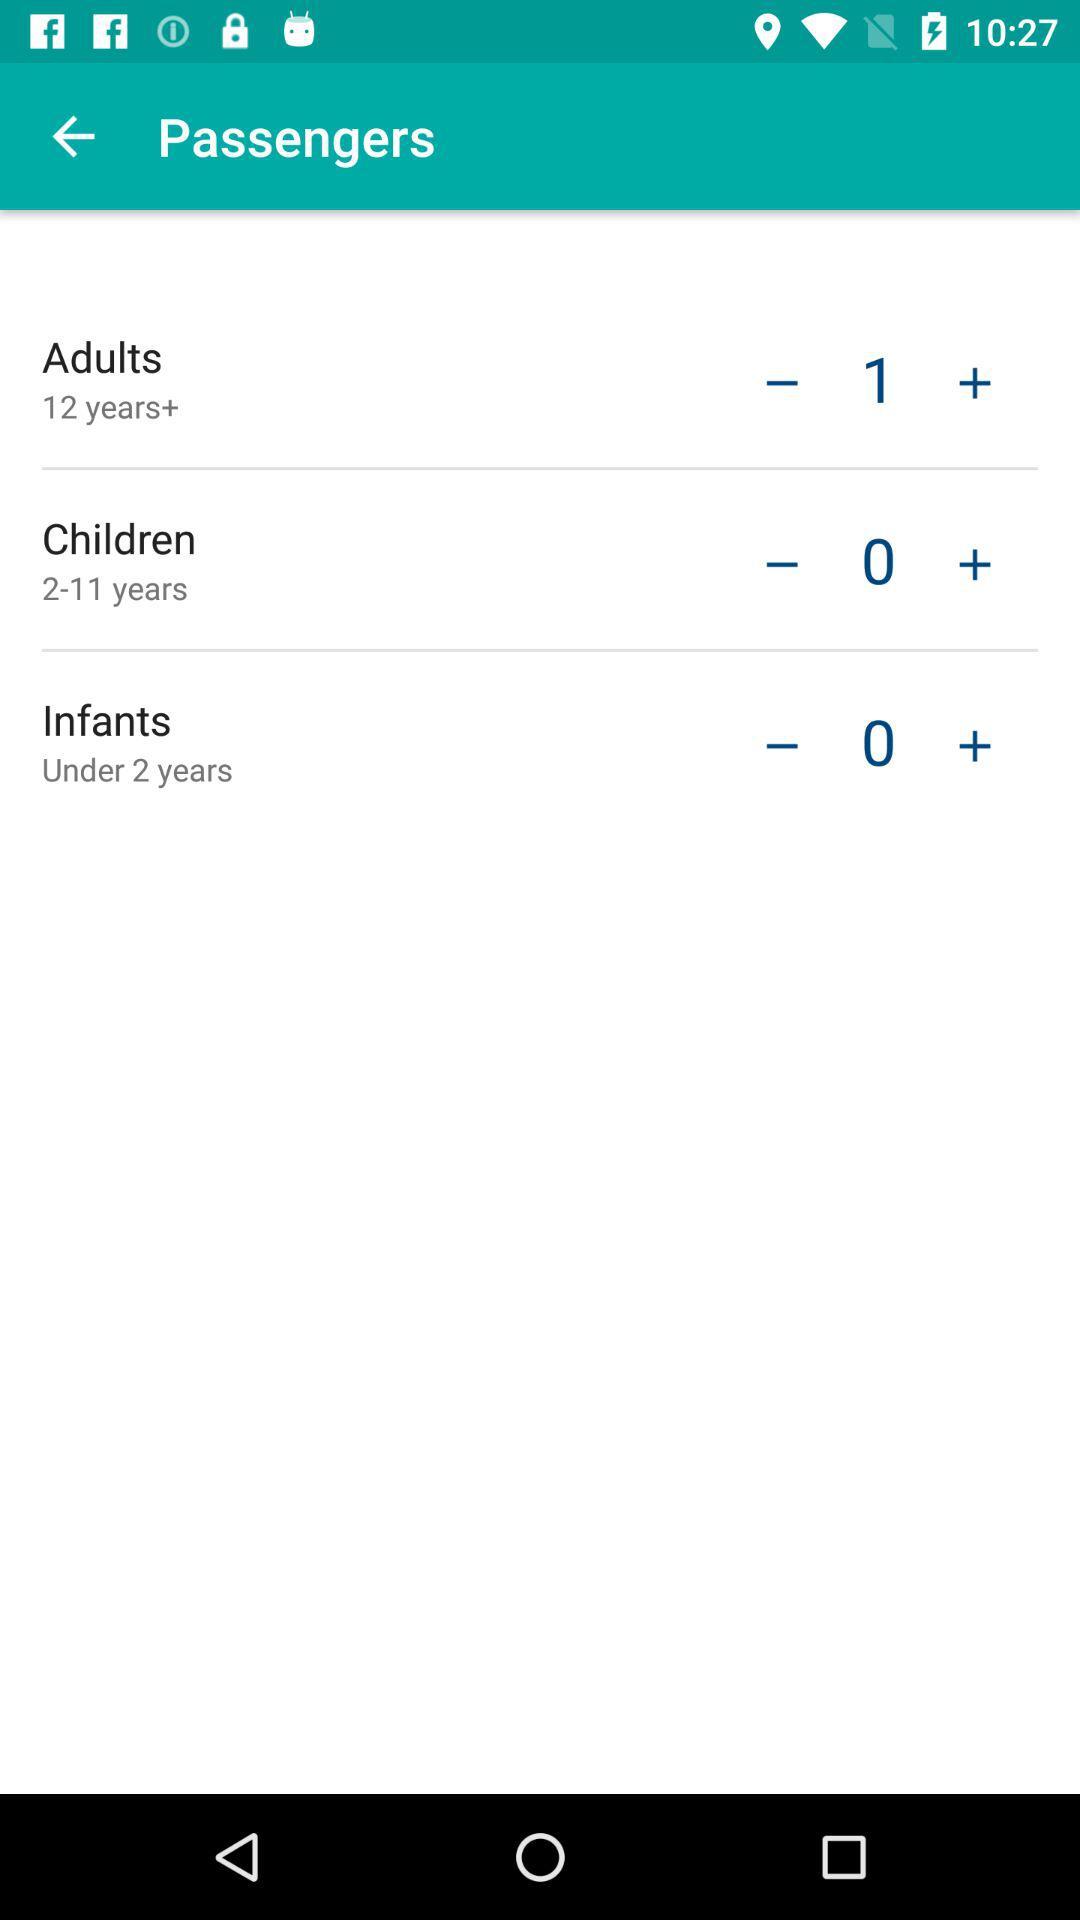 Image resolution: width=1080 pixels, height=1920 pixels. What do you see at coordinates (781, 561) in the screenshot?
I see `minus click` at bounding box center [781, 561].